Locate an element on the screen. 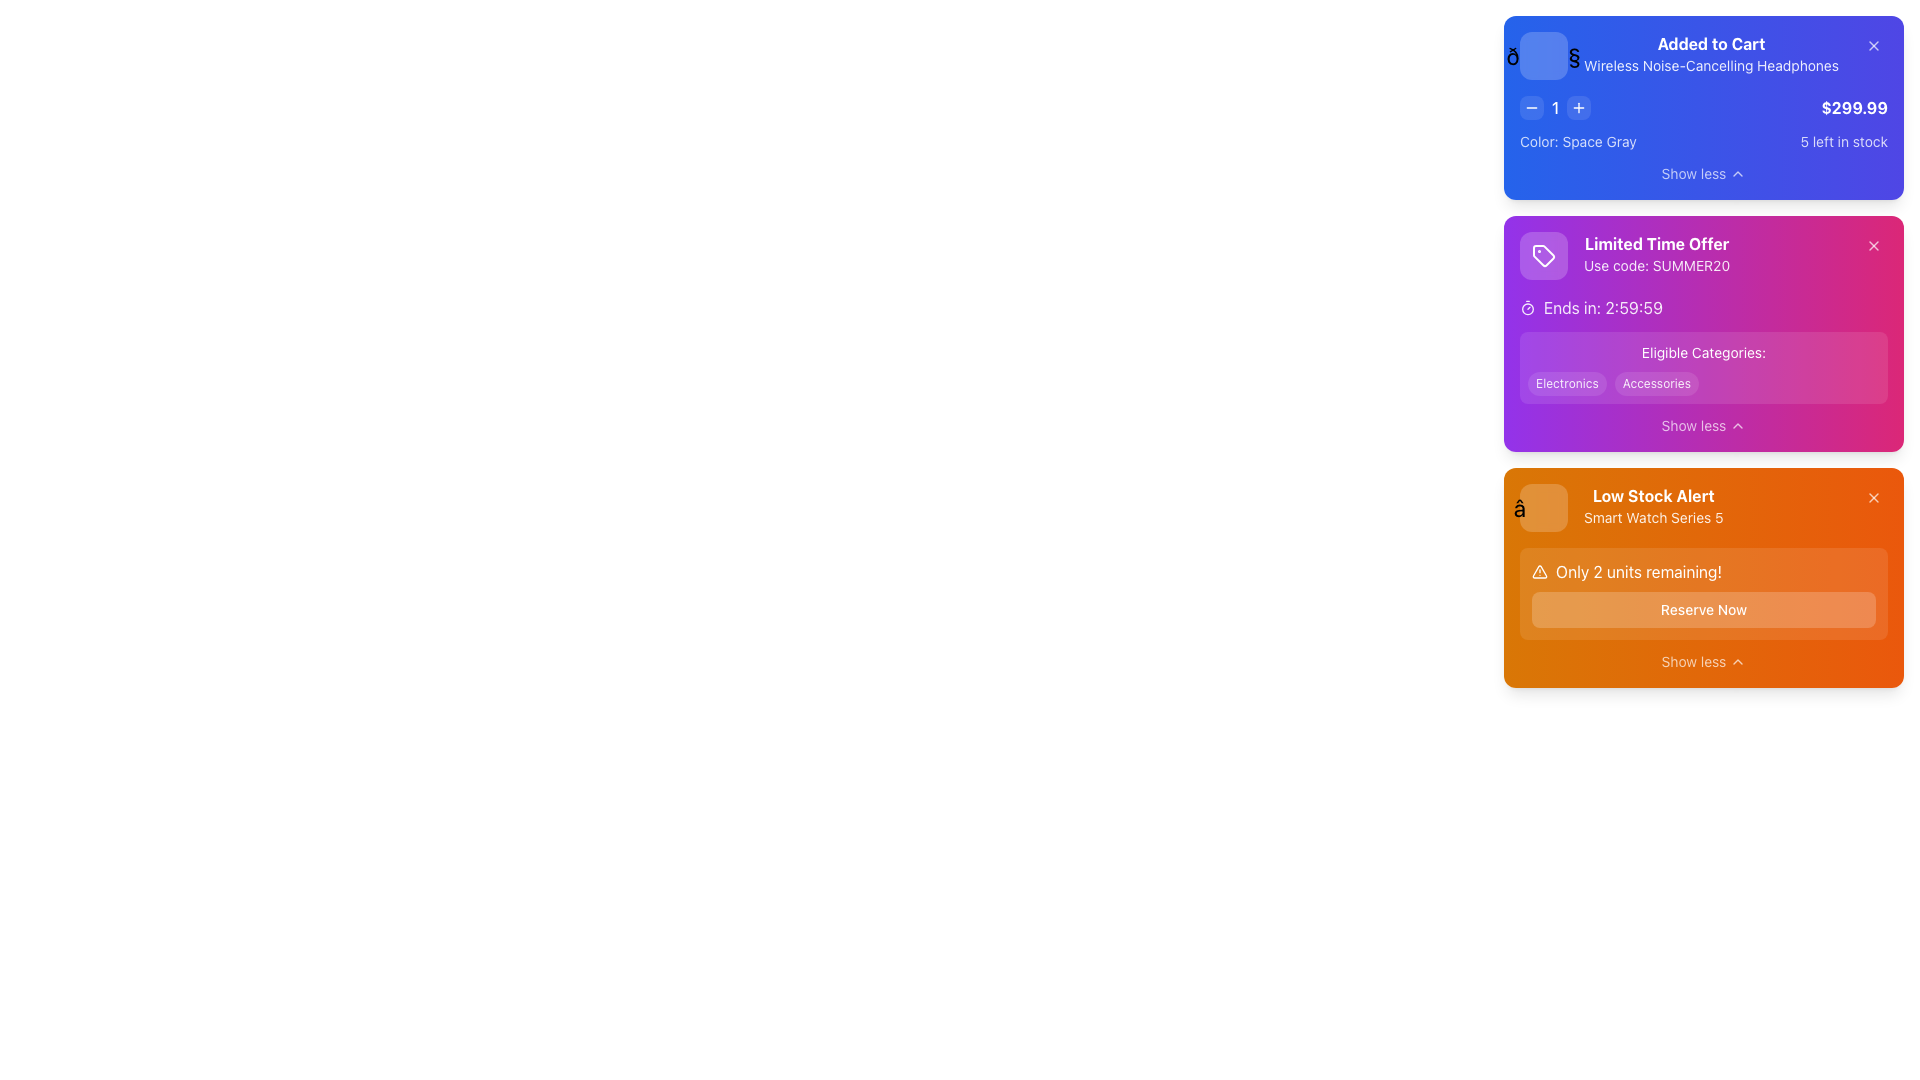  the decorative icon button representing a sale or promotional item, located on the left side of the 'Limited Time Offer' section is located at coordinates (1543, 254).